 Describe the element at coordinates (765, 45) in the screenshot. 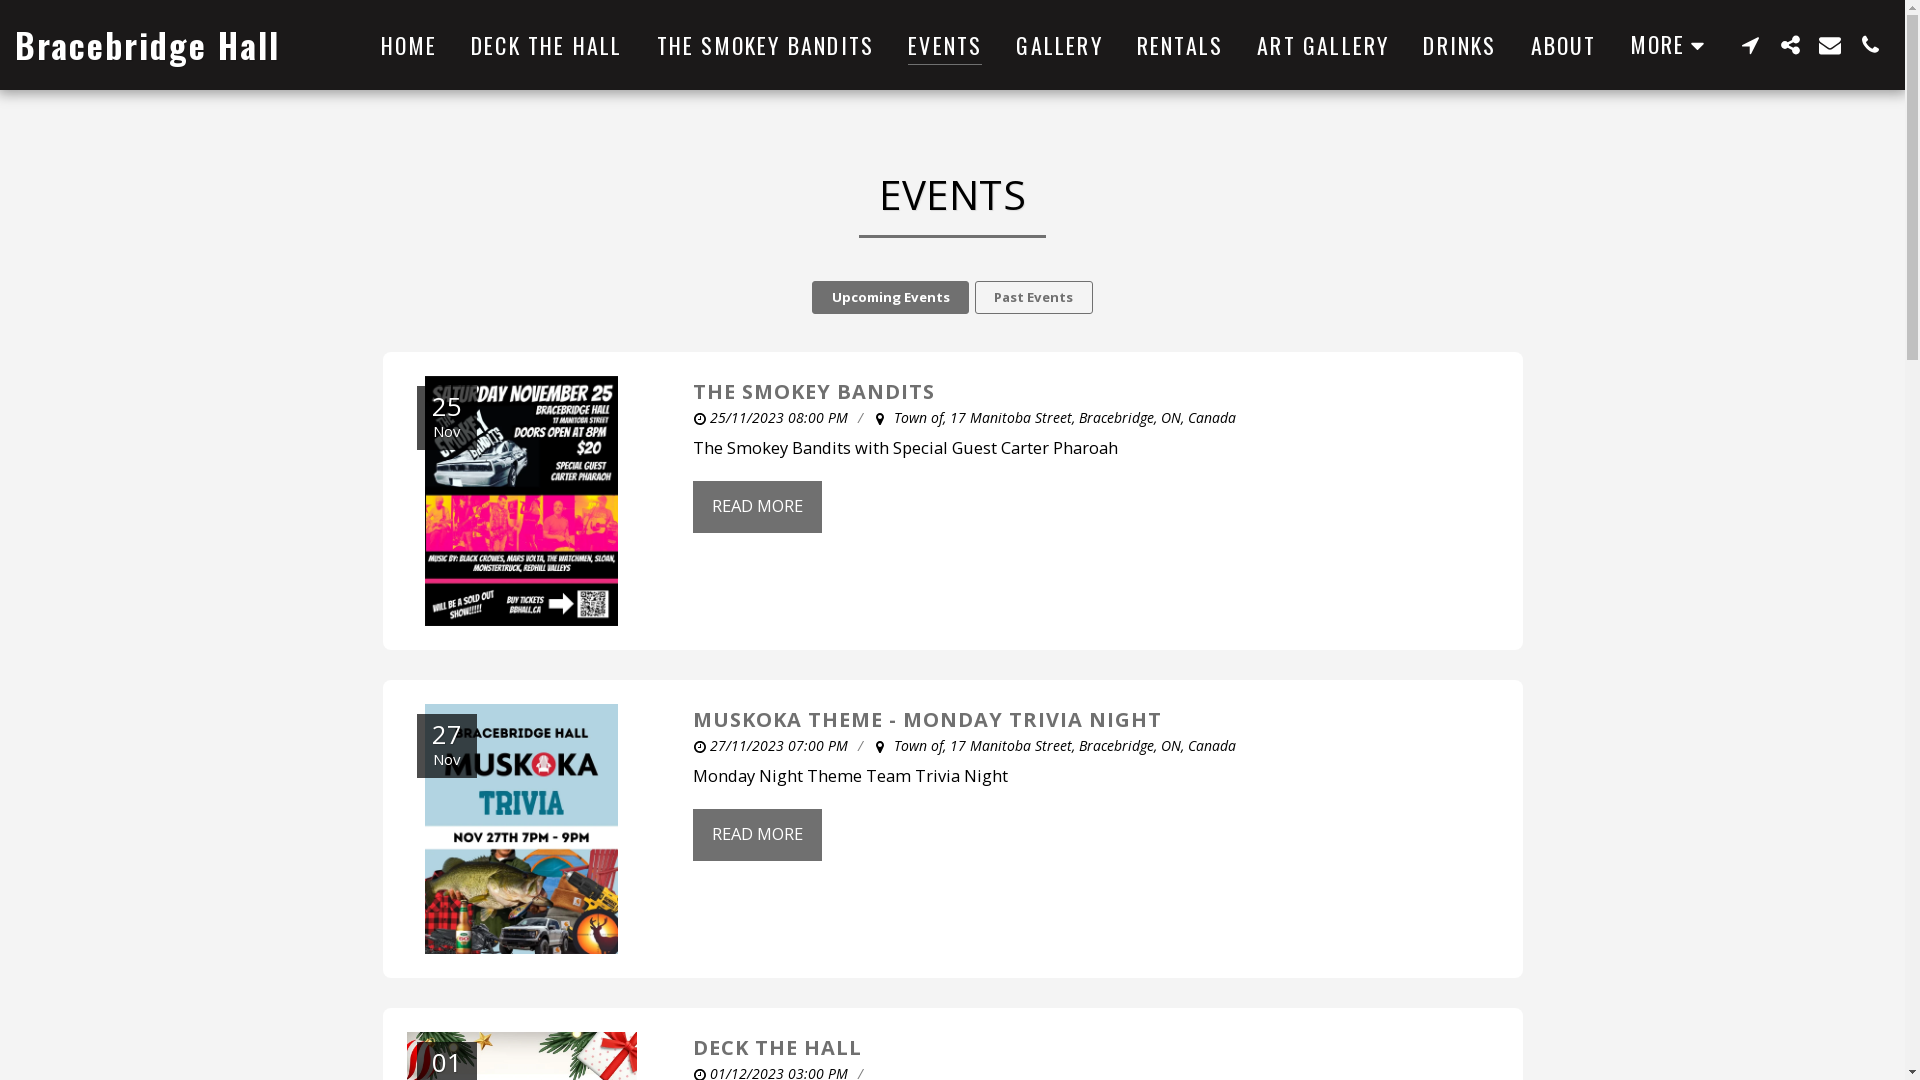

I see `'THE SMOKEY BANDITS'` at that location.